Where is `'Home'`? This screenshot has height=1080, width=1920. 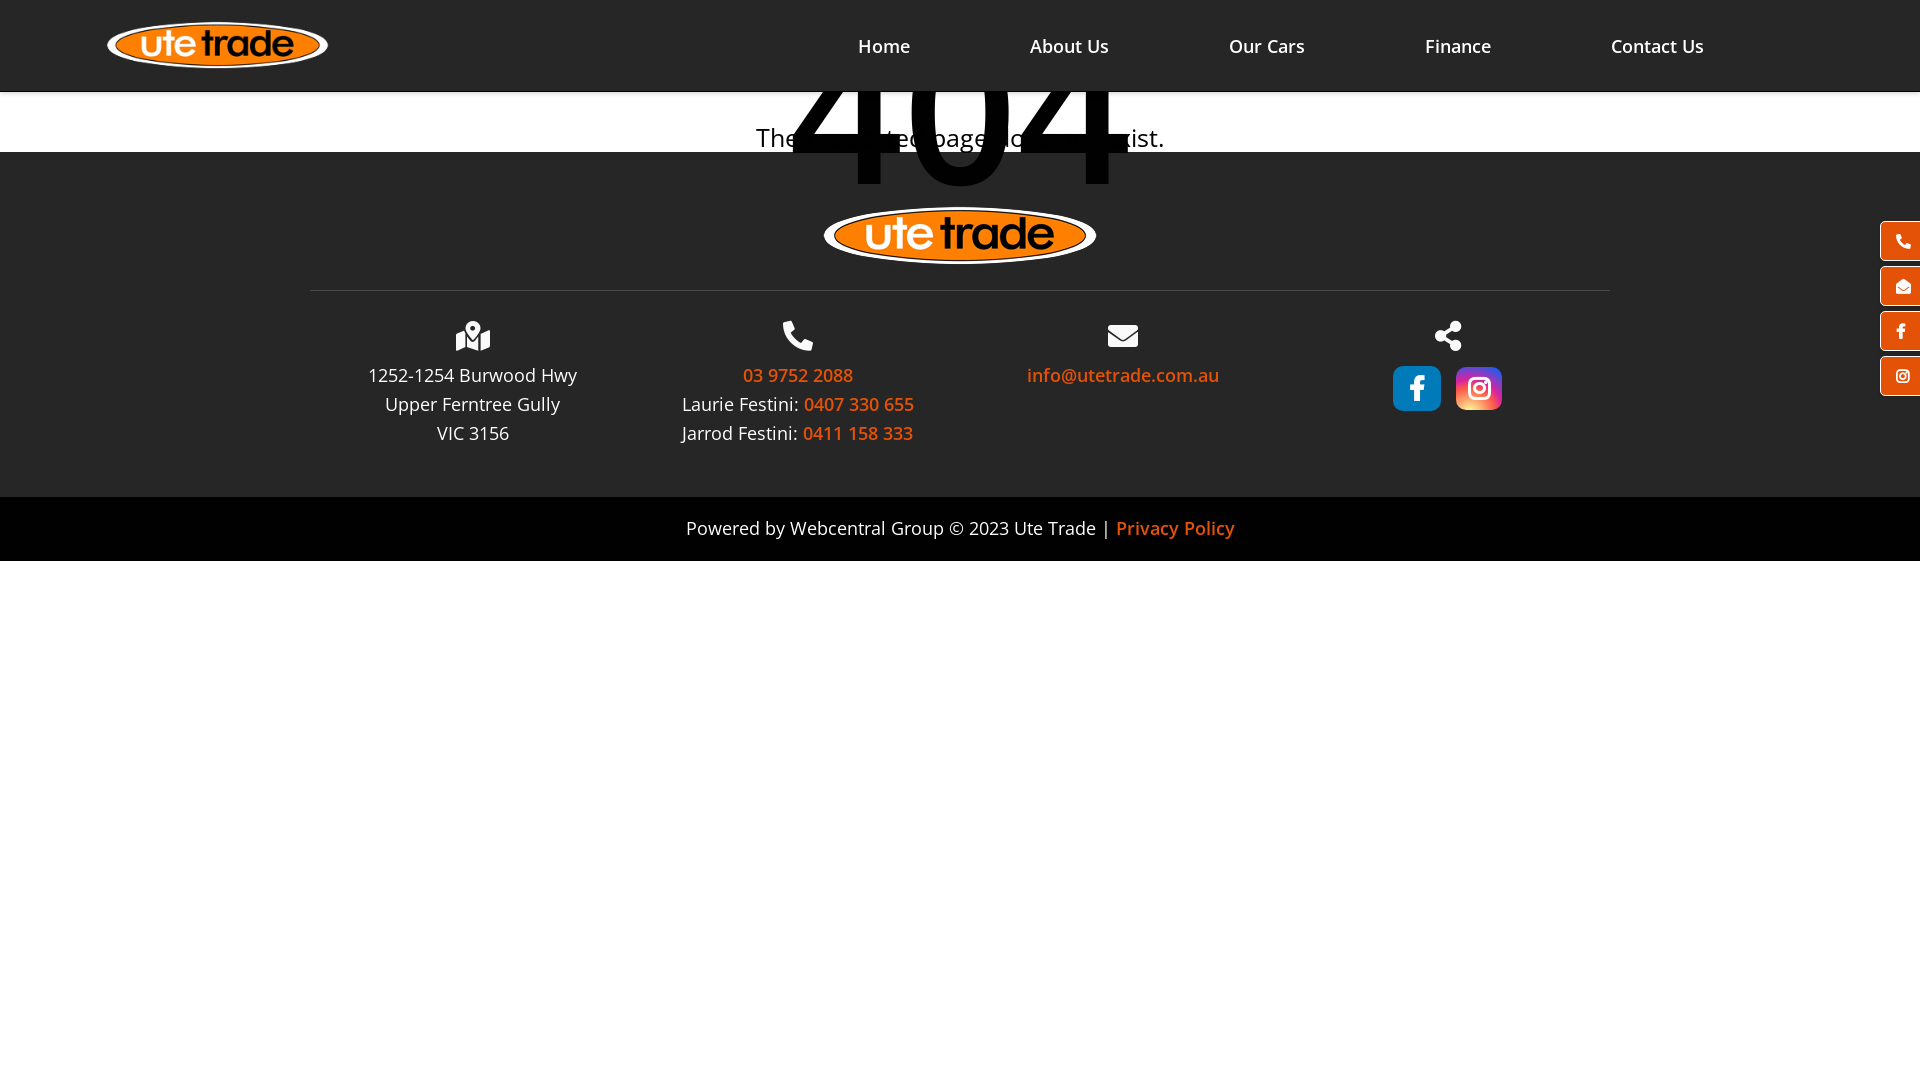 'Home' is located at coordinates (858, 45).